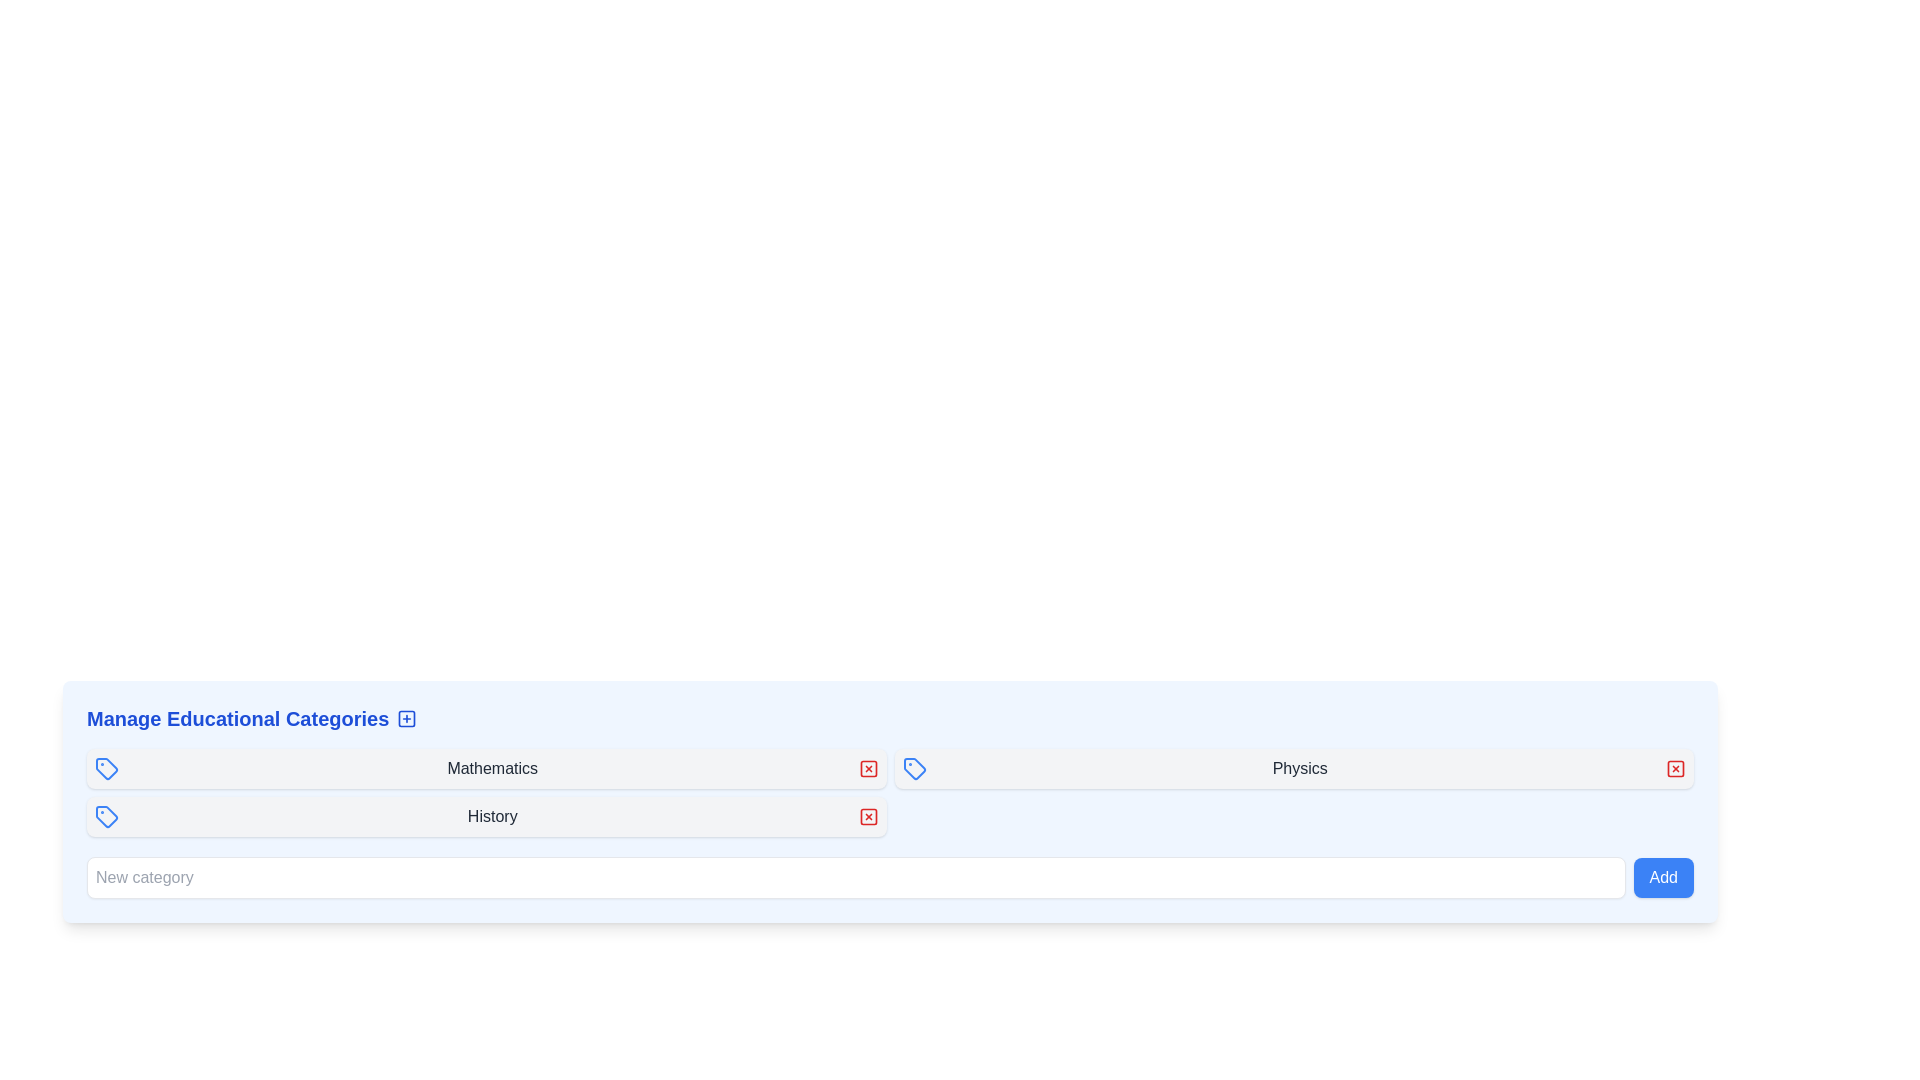 The height and width of the screenshot is (1080, 1920). Describe the element at coordinates (105, 817) in the screenshot. I see `the visual representation of the blue tag icon located in the row labeled 'History', which is the first element in a horizontal arrangement within that row` at that location.